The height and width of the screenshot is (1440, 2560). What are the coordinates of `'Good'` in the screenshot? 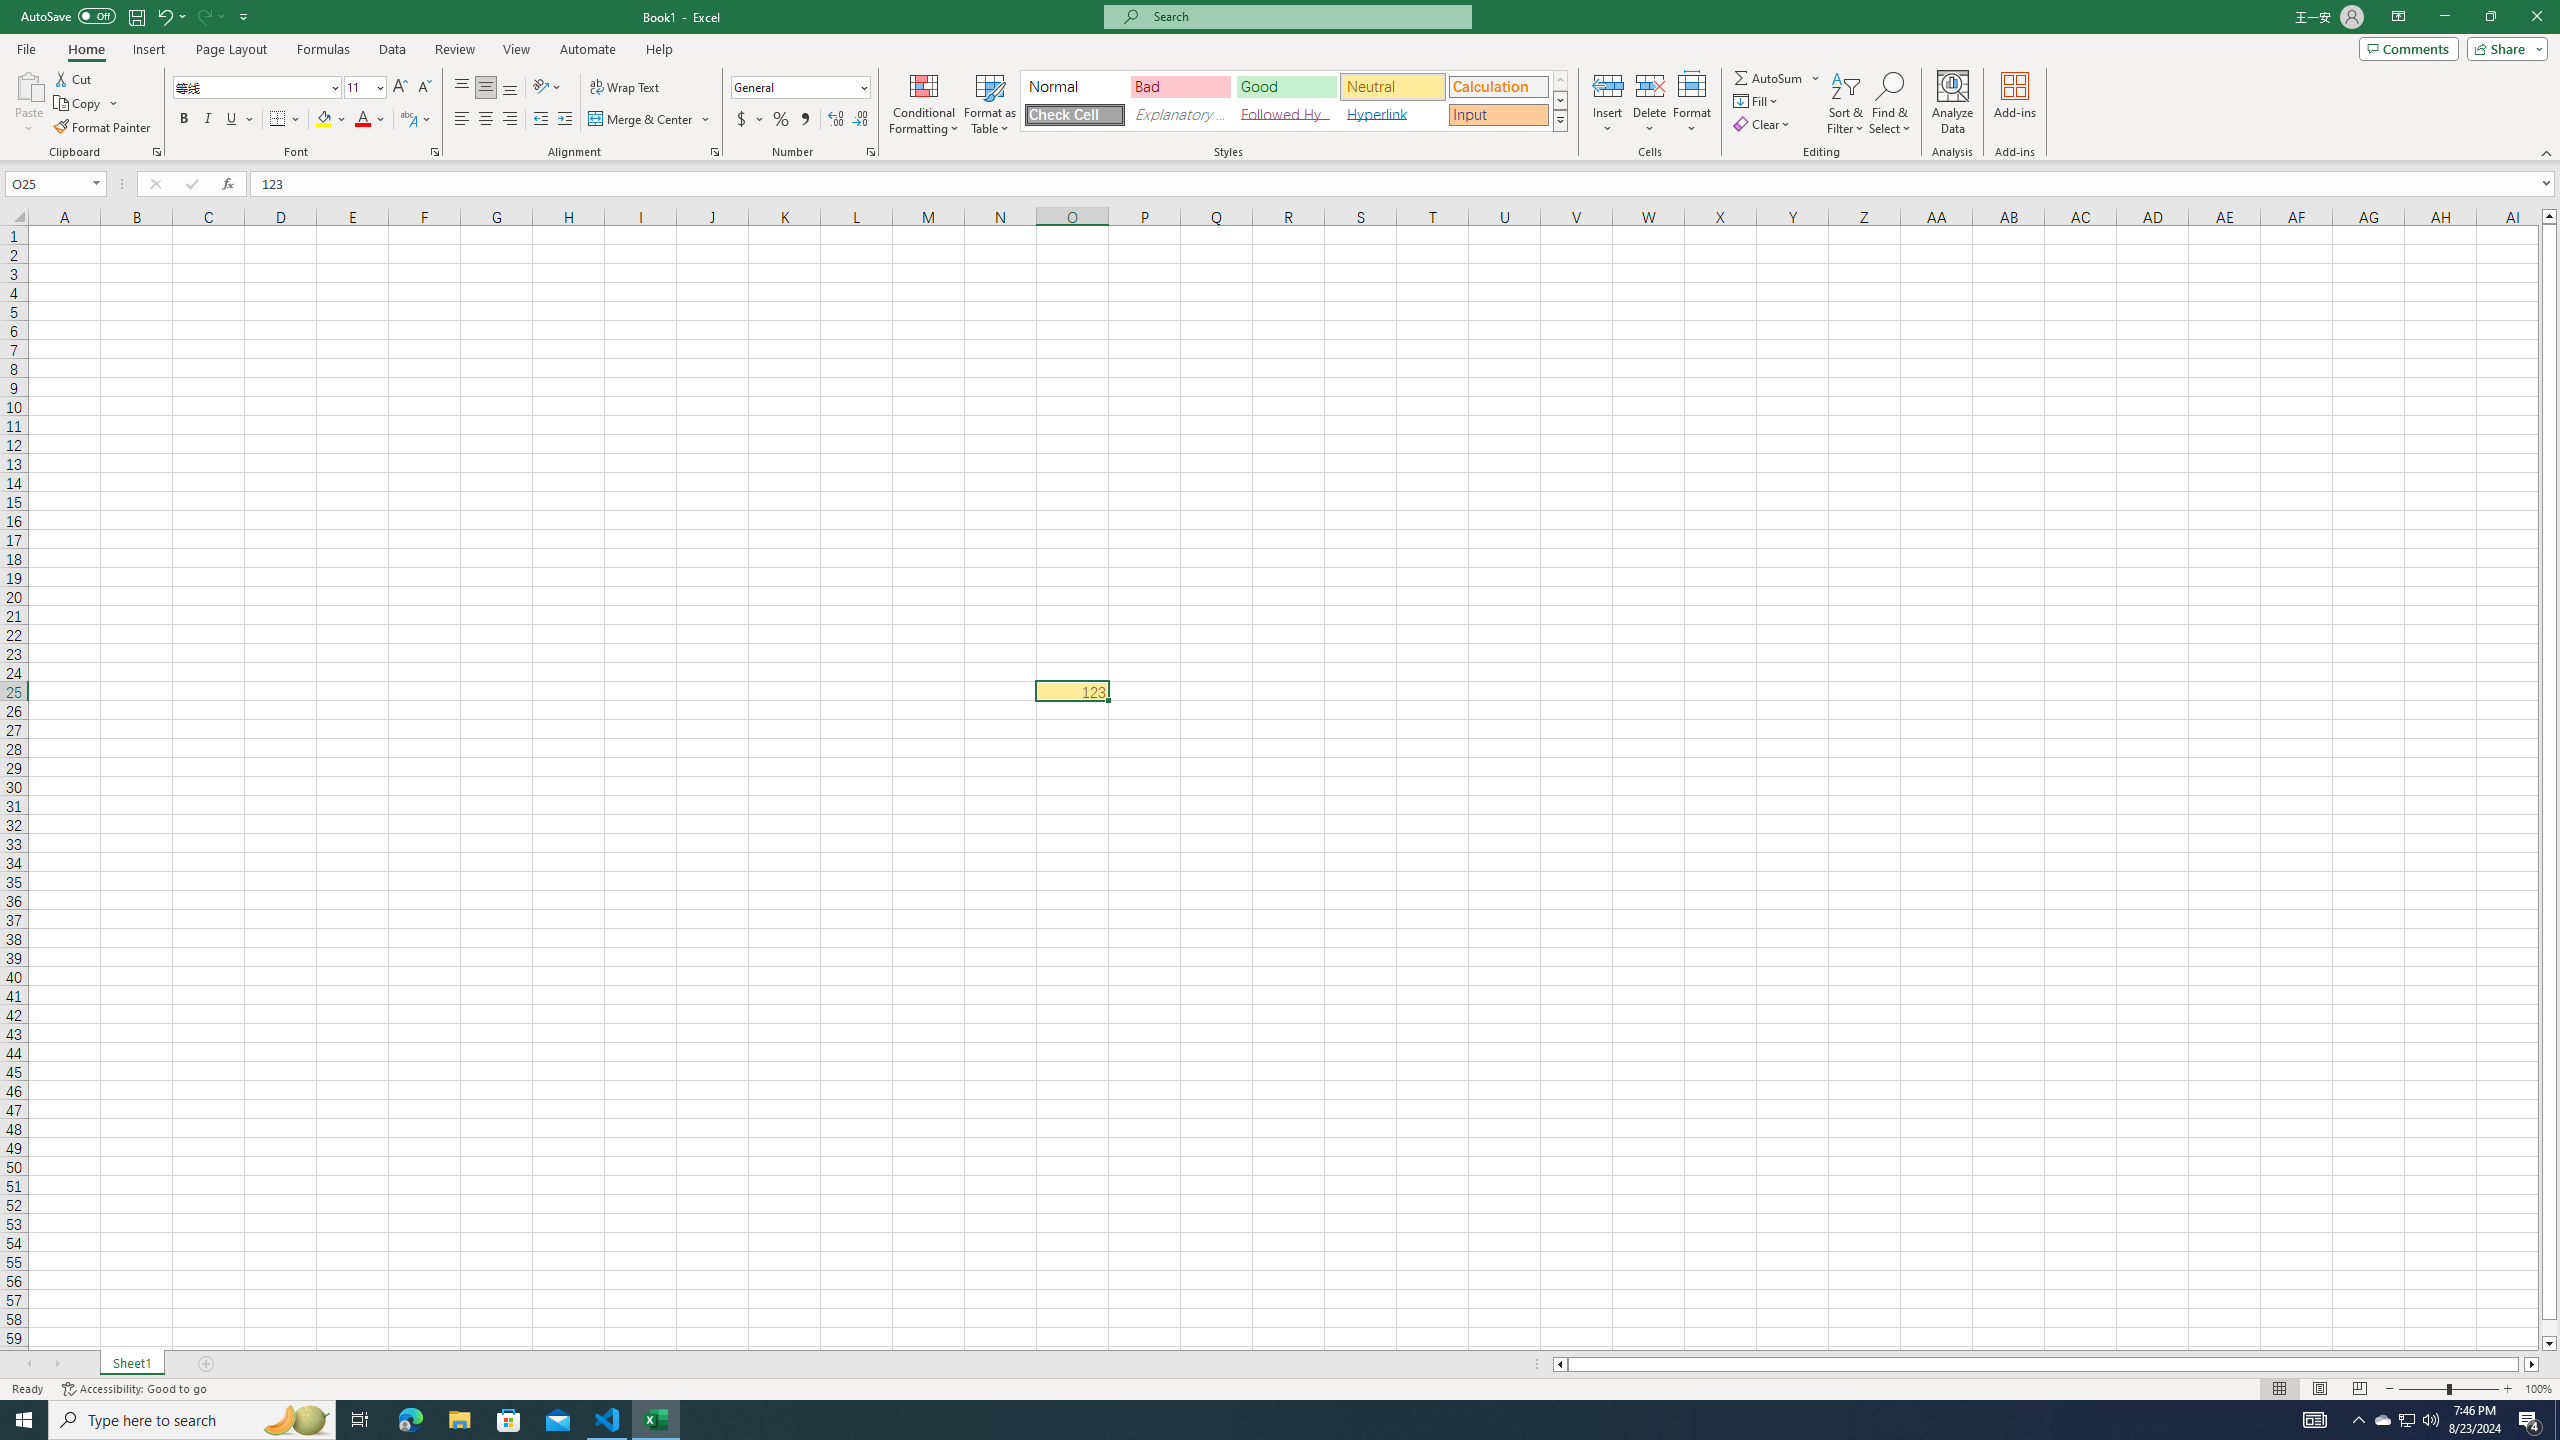 It's located at (1285, 87).